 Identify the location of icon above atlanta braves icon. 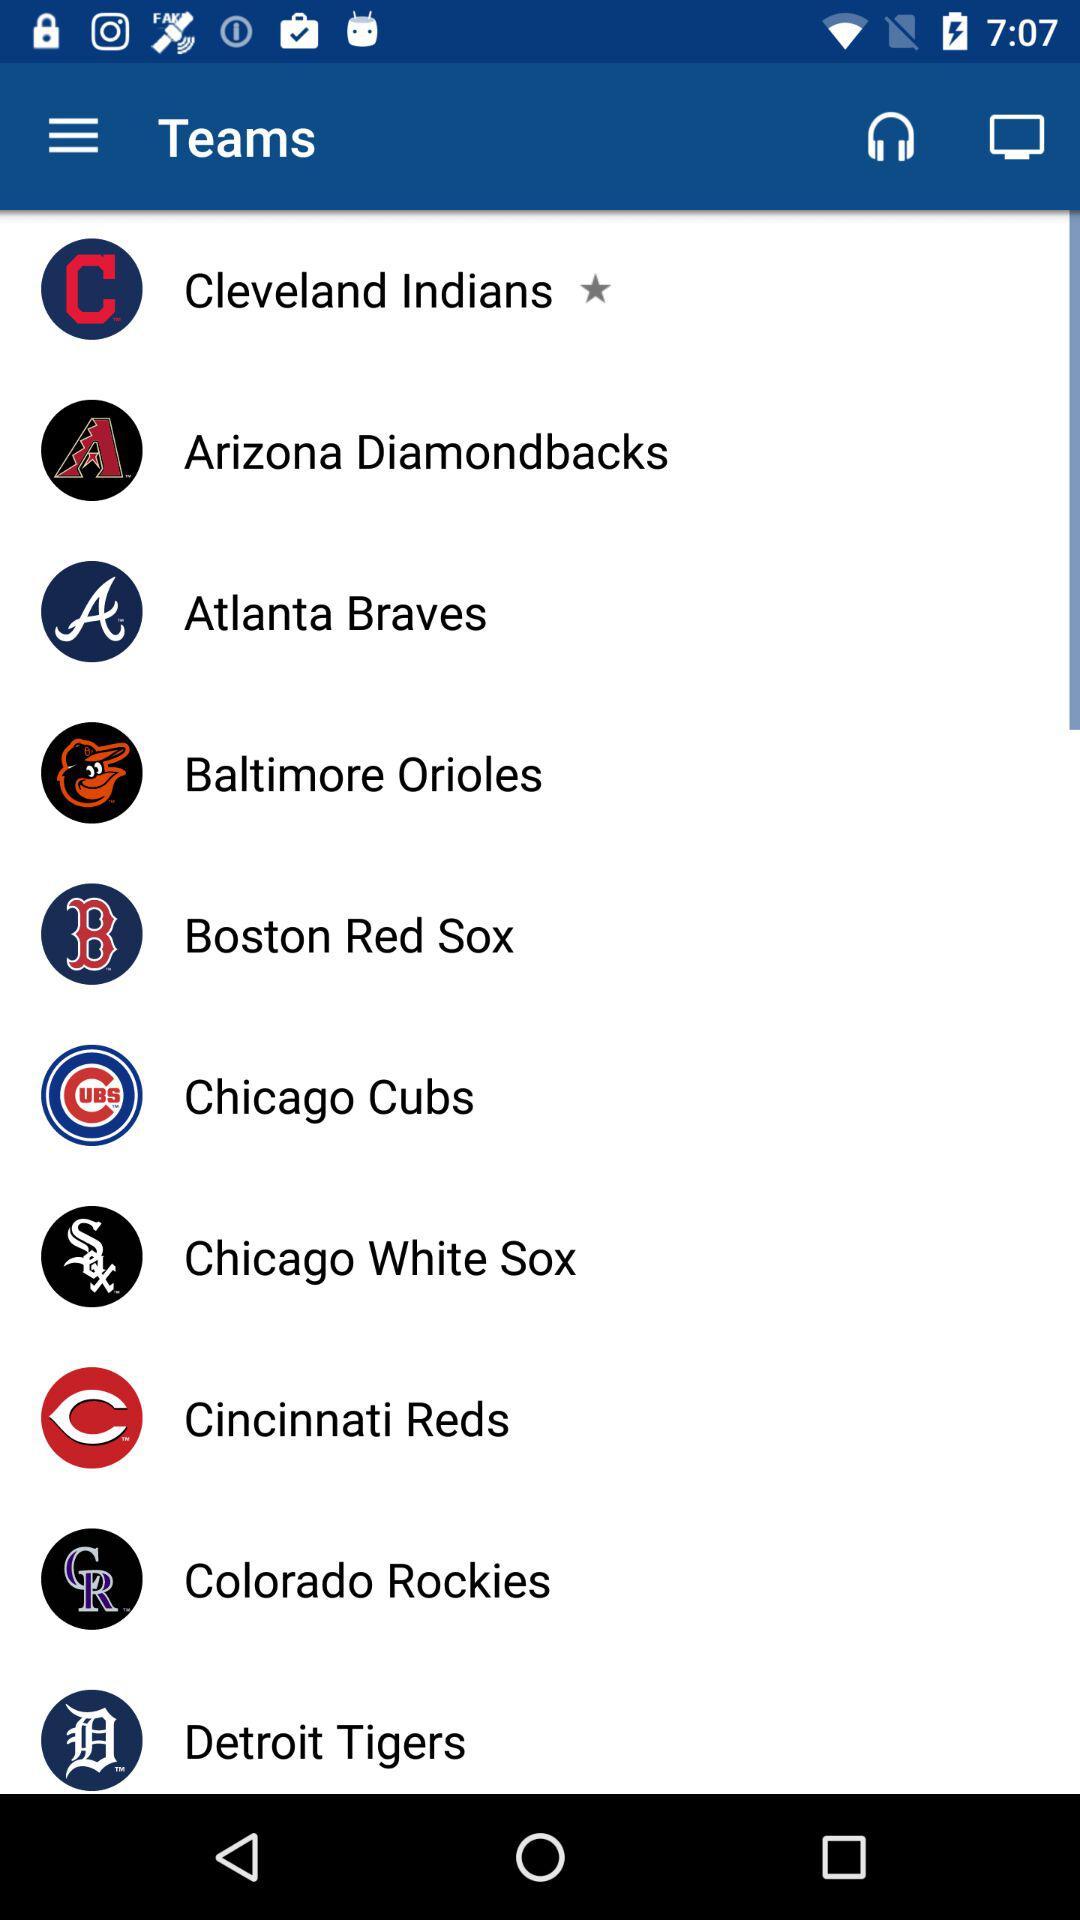
(425, 449).